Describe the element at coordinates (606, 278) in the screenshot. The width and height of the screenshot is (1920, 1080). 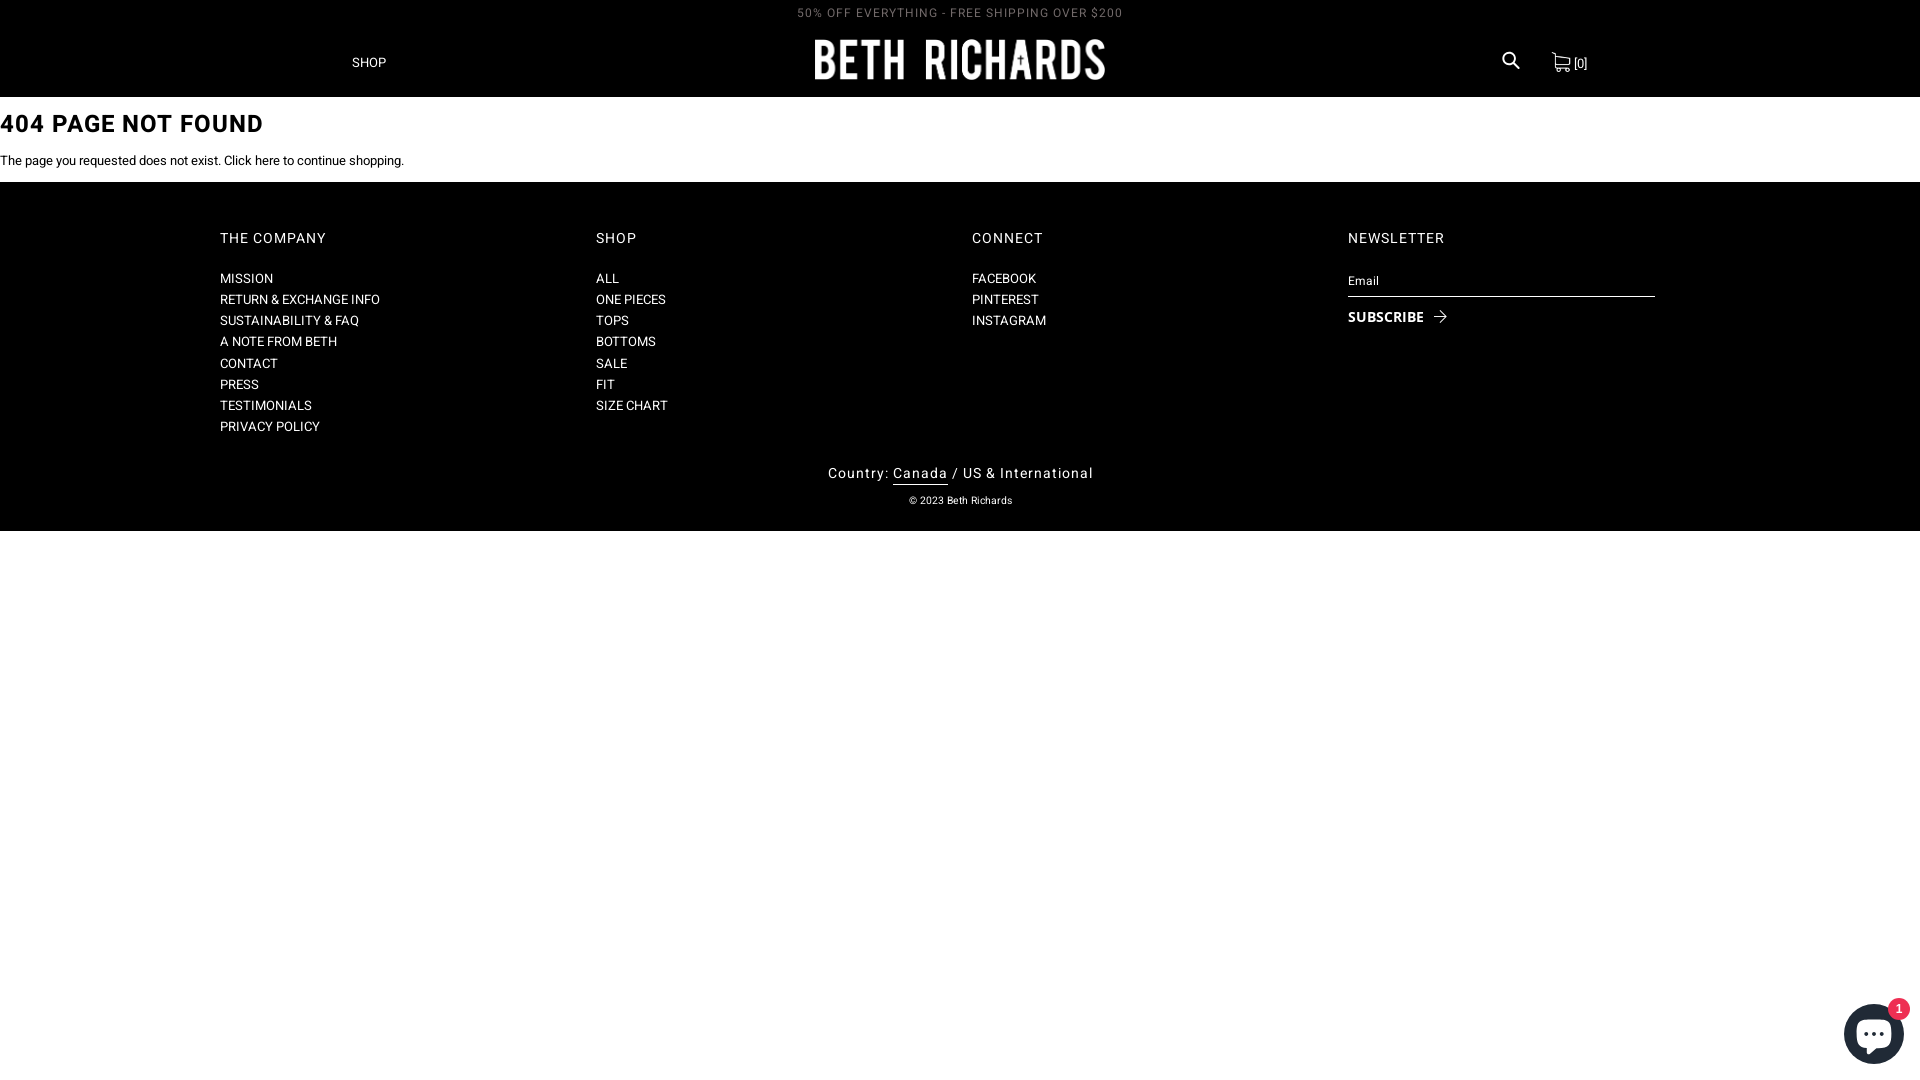
I see `'ALL'` at that location.